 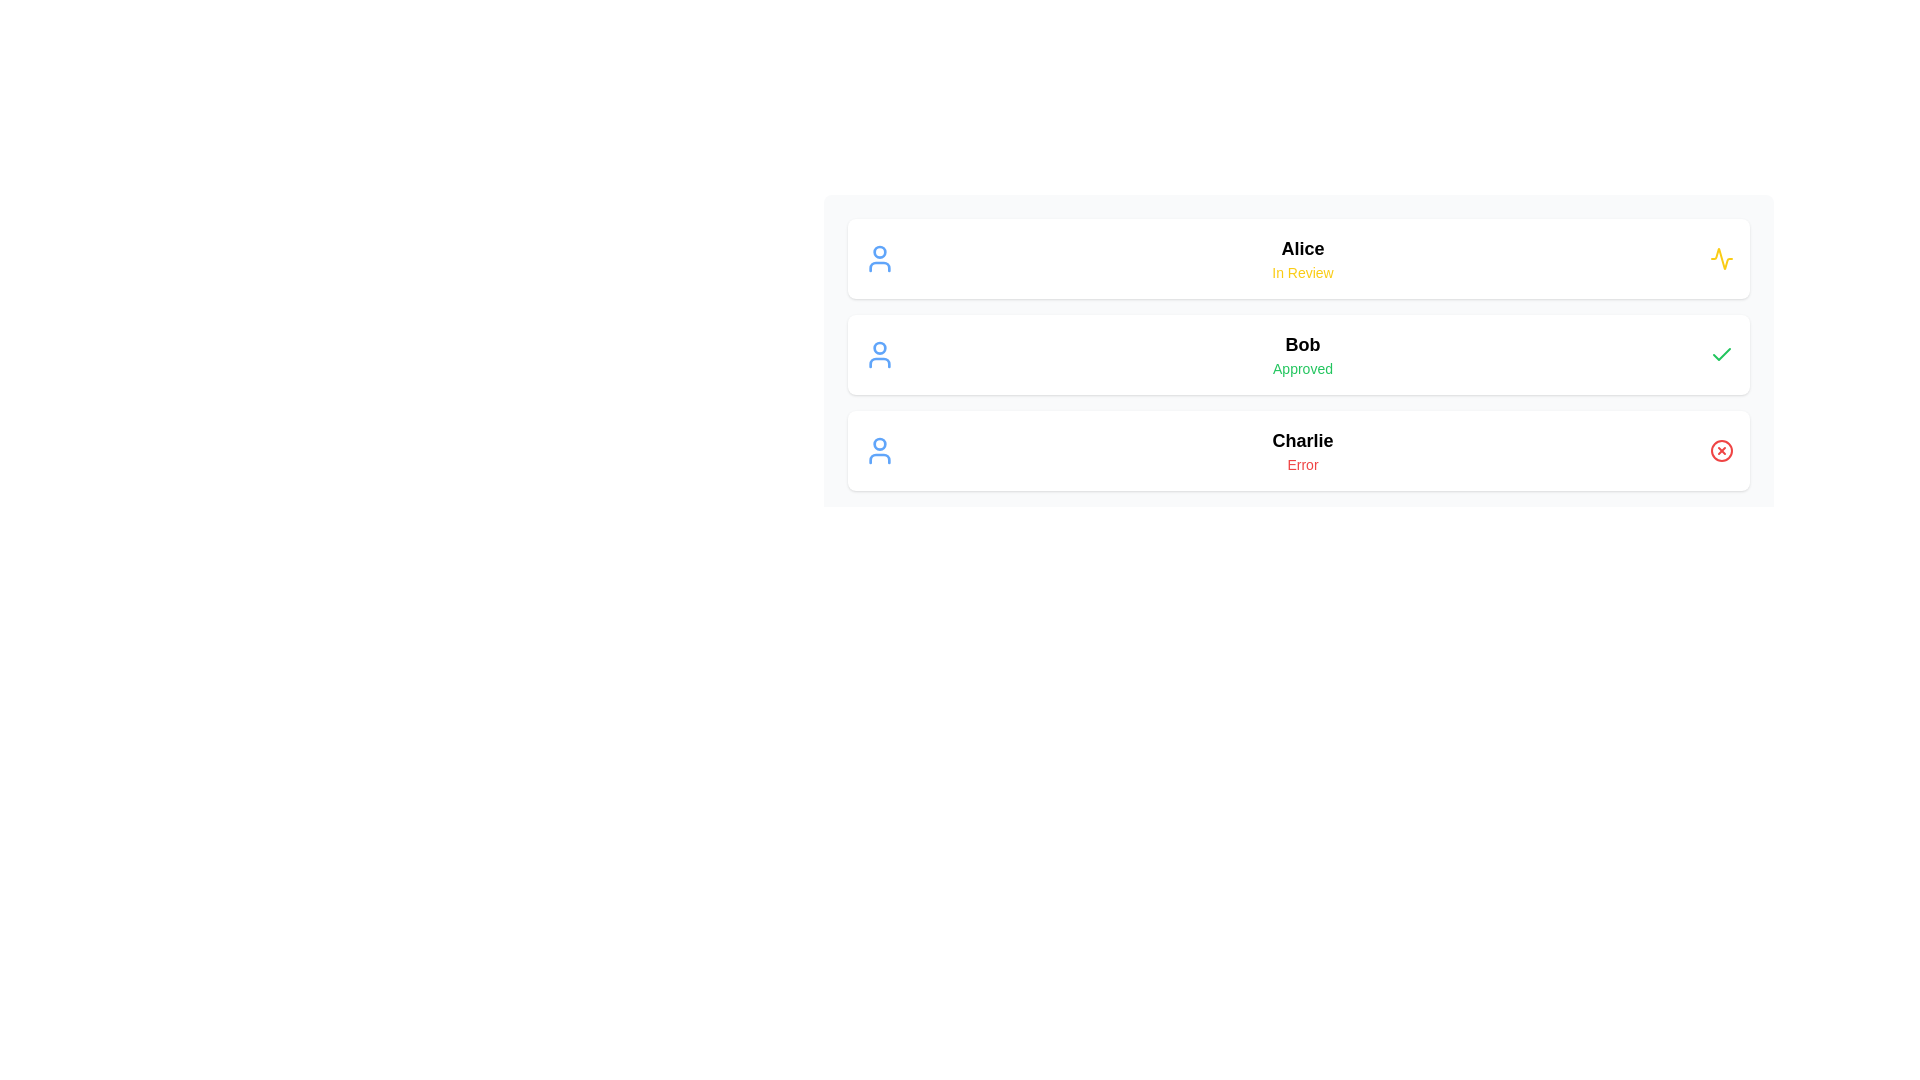 What do you see at coordinates (1302, 248) in the screenshot?
I see `the 'Alice' text label, which is bold and large` at bounding box center [1302, 248].